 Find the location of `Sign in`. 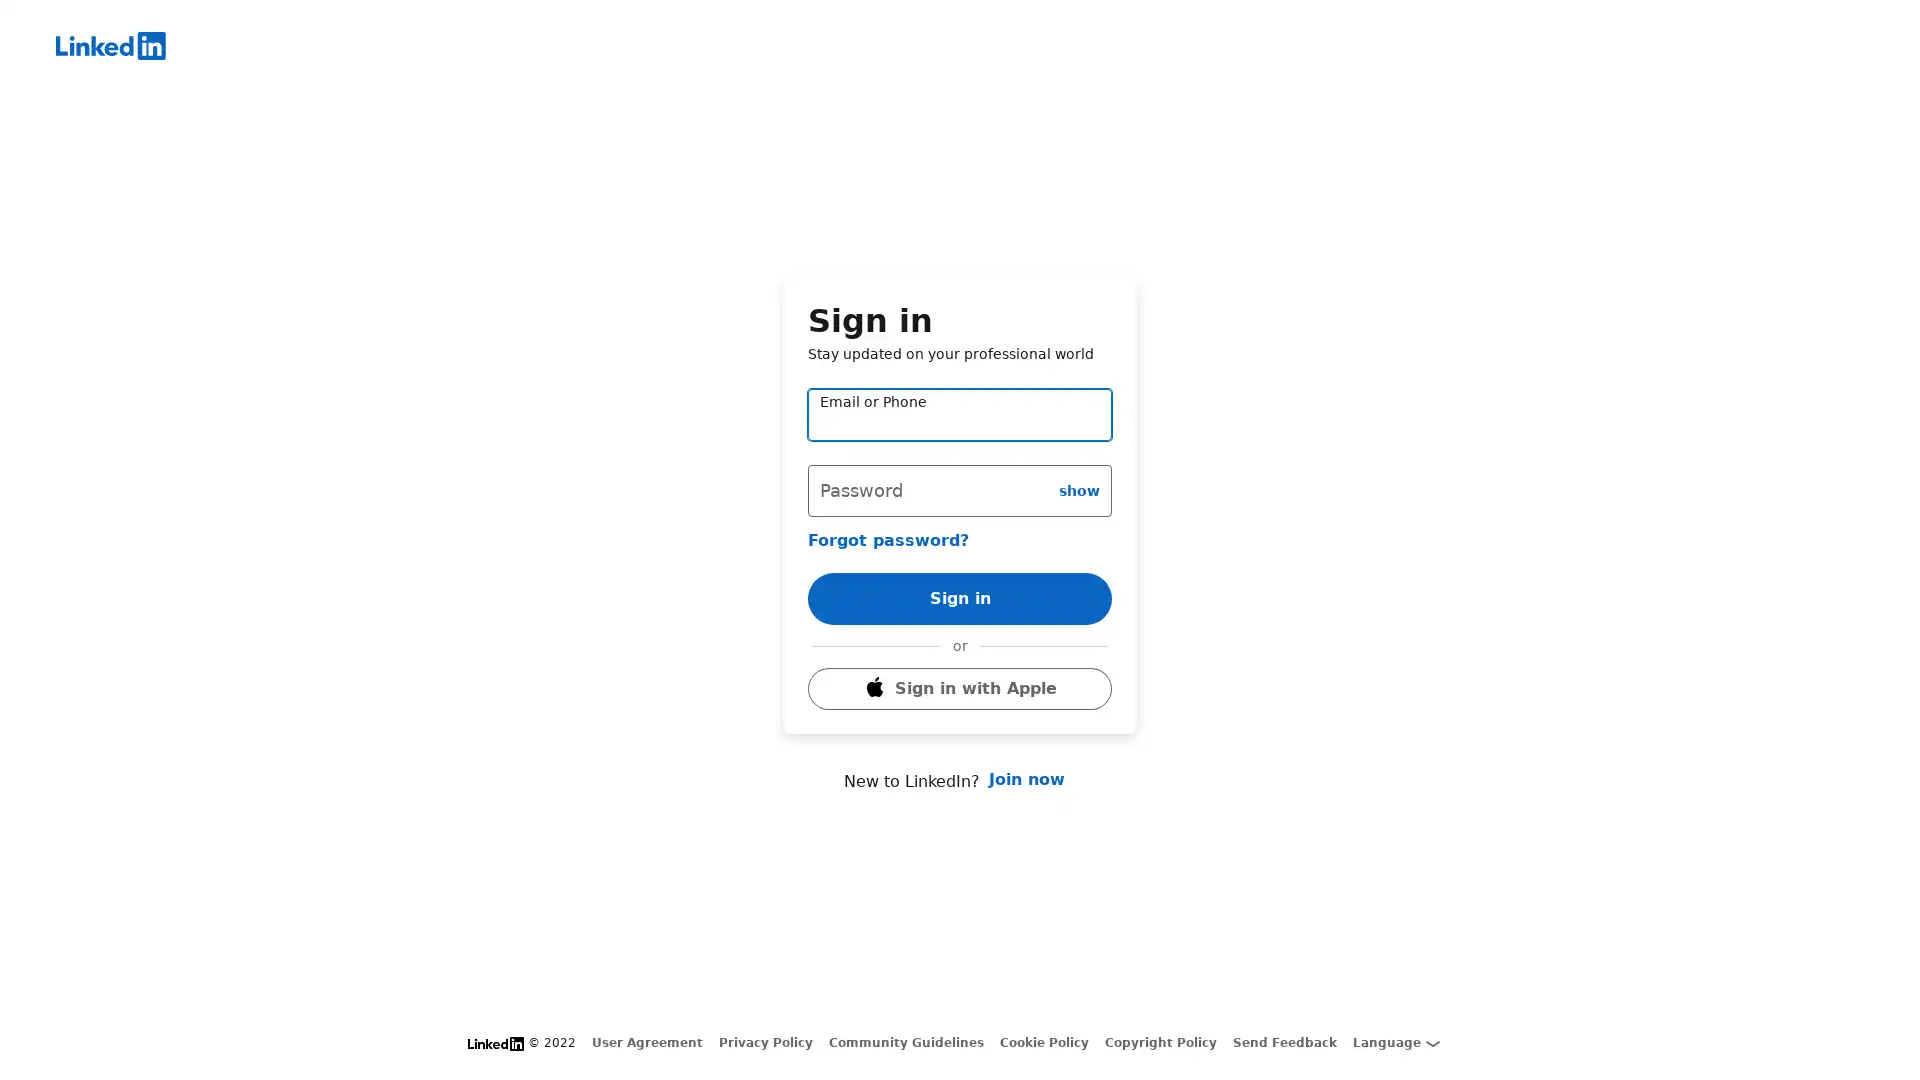

Sign in is located at coordinates (960, 570).